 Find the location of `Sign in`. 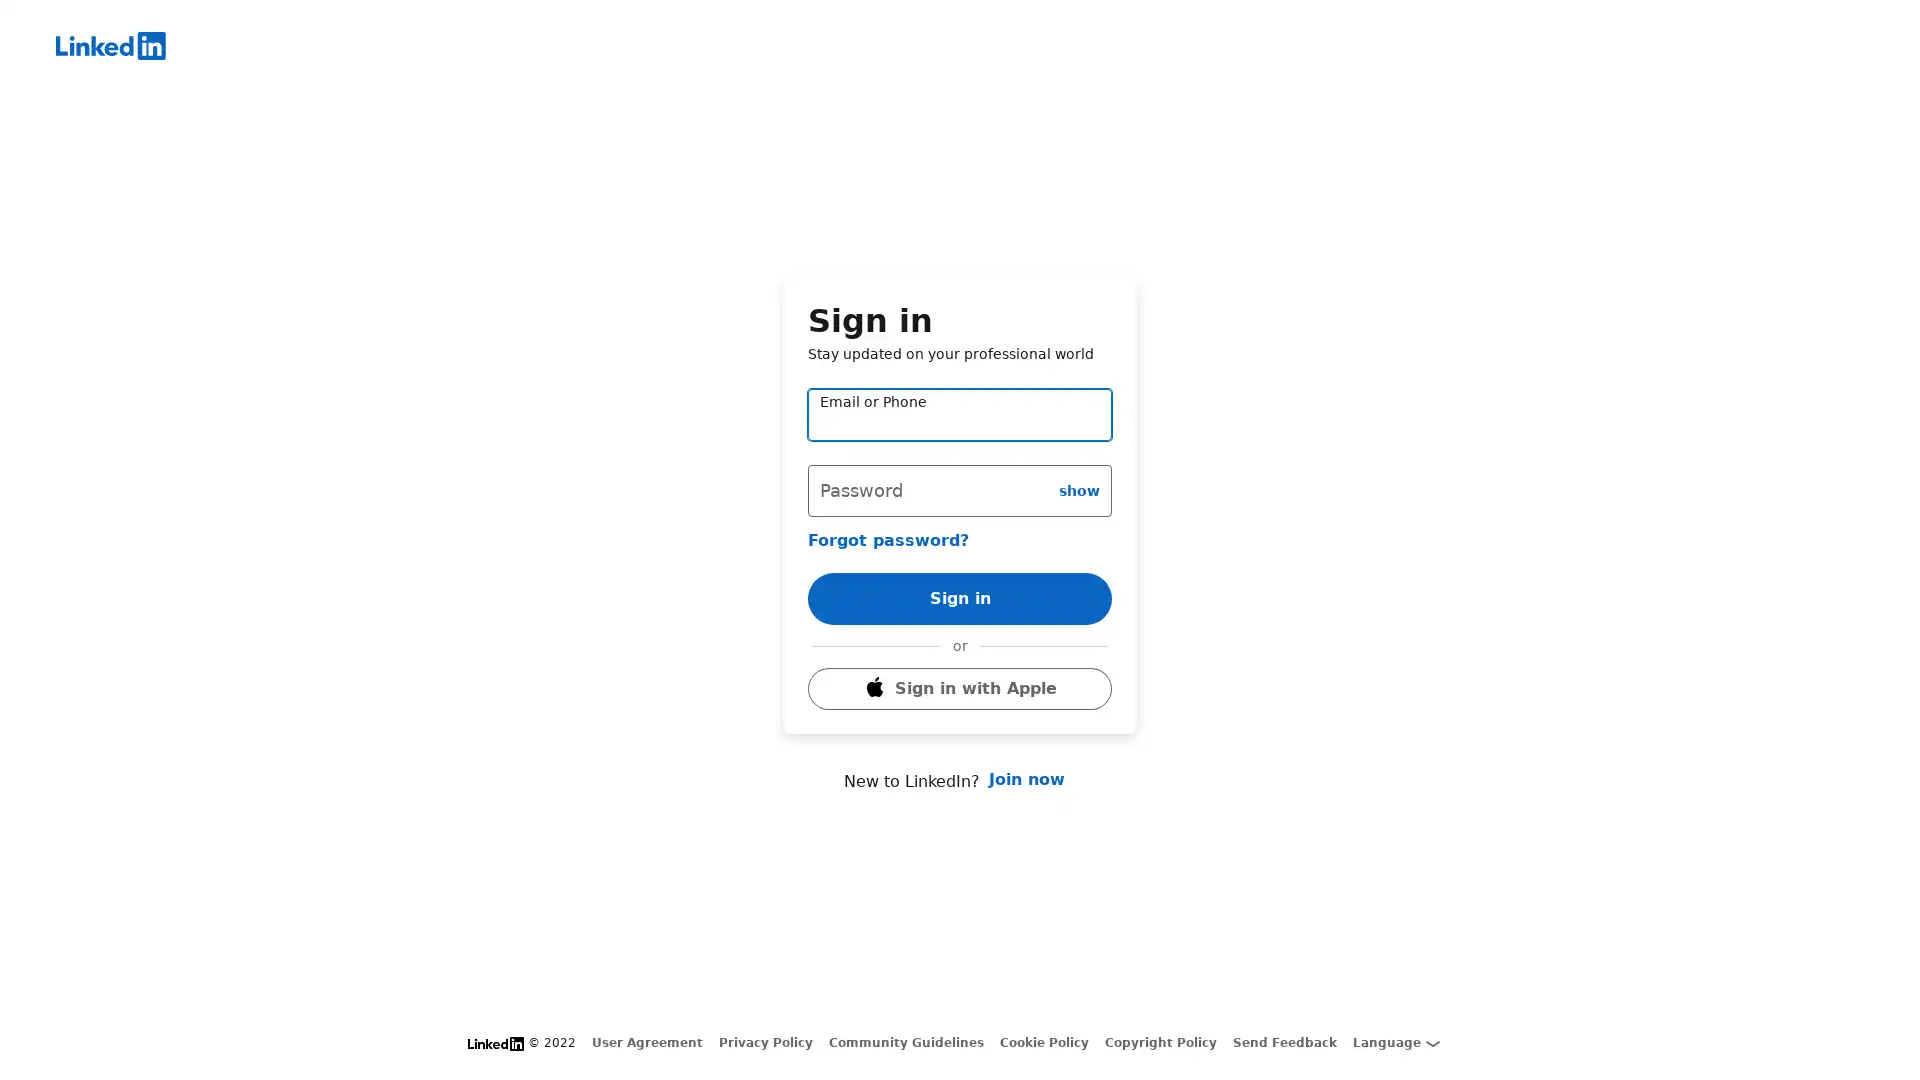

Sign in is located at coordinates (960, 570).